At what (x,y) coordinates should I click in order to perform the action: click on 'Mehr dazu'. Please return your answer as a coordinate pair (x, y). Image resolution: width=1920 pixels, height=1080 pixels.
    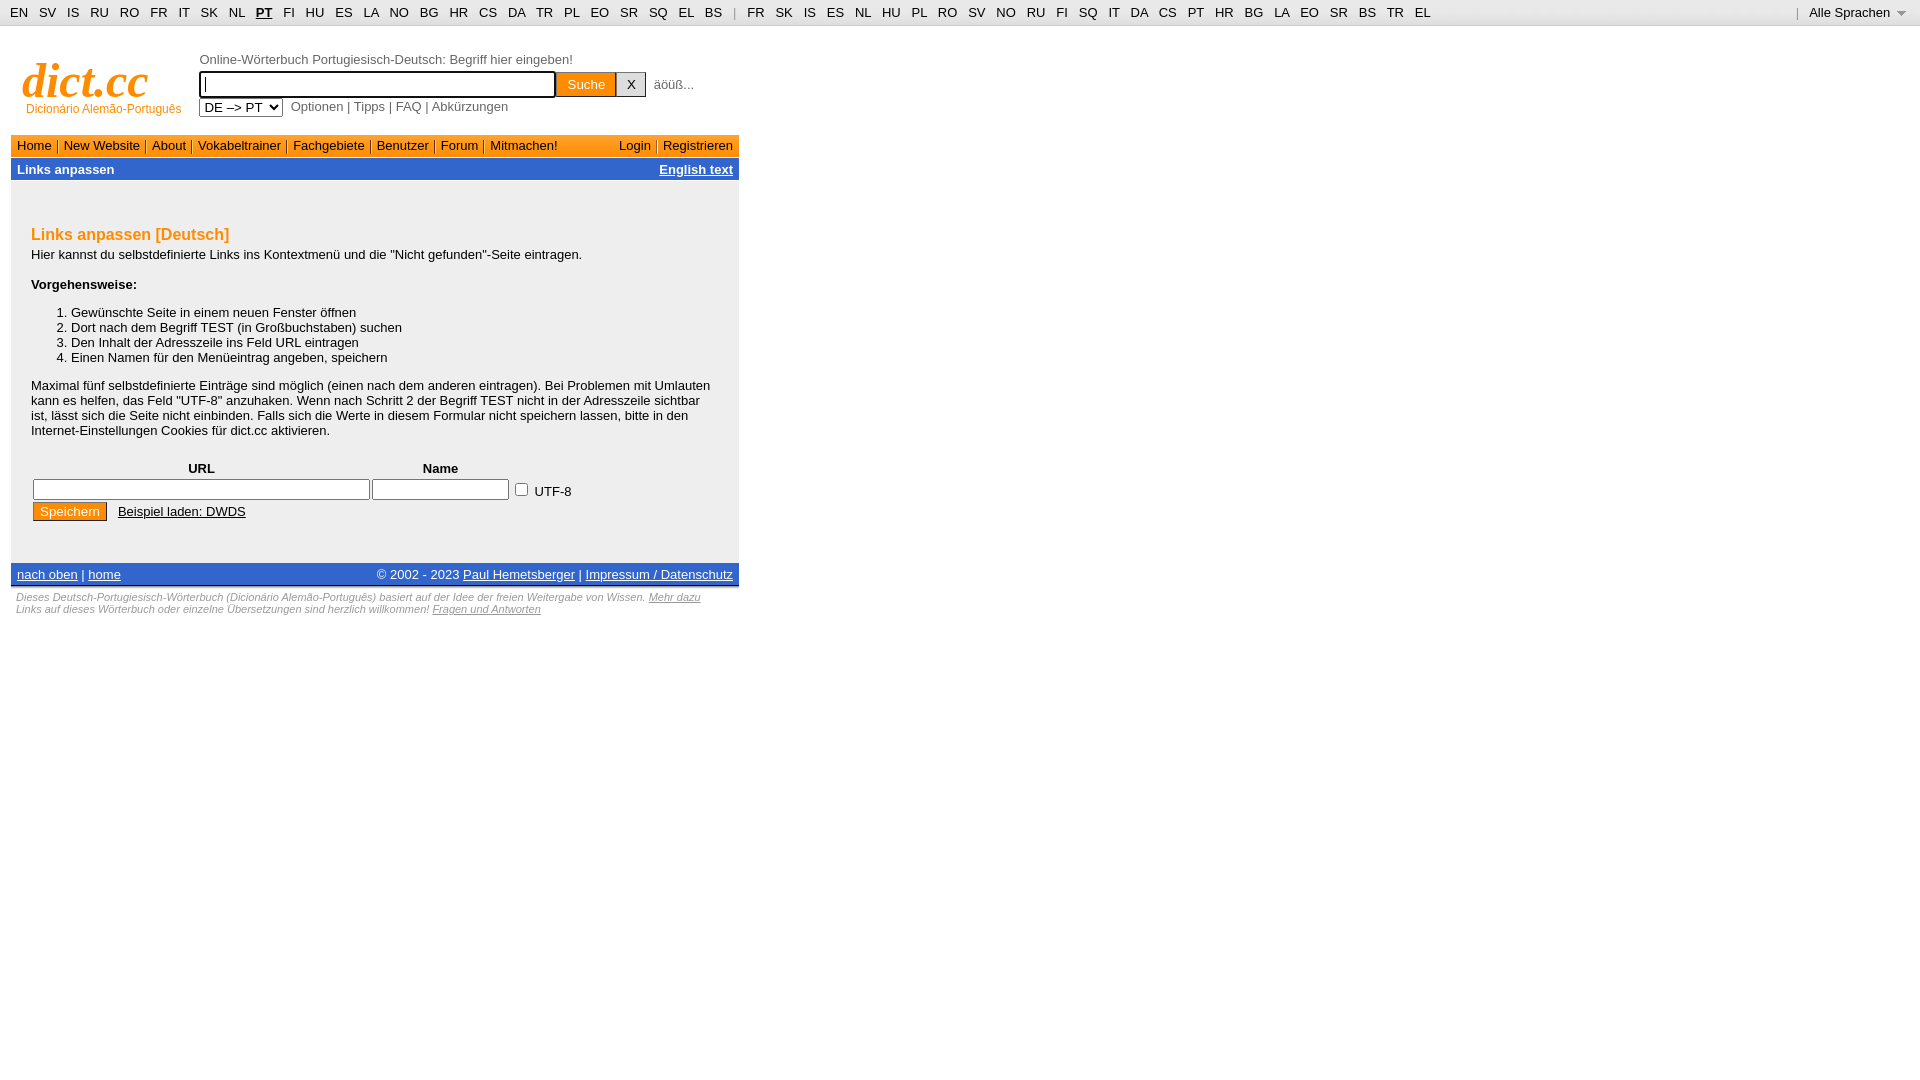
    Looking at the image, I should click on (675, 596).